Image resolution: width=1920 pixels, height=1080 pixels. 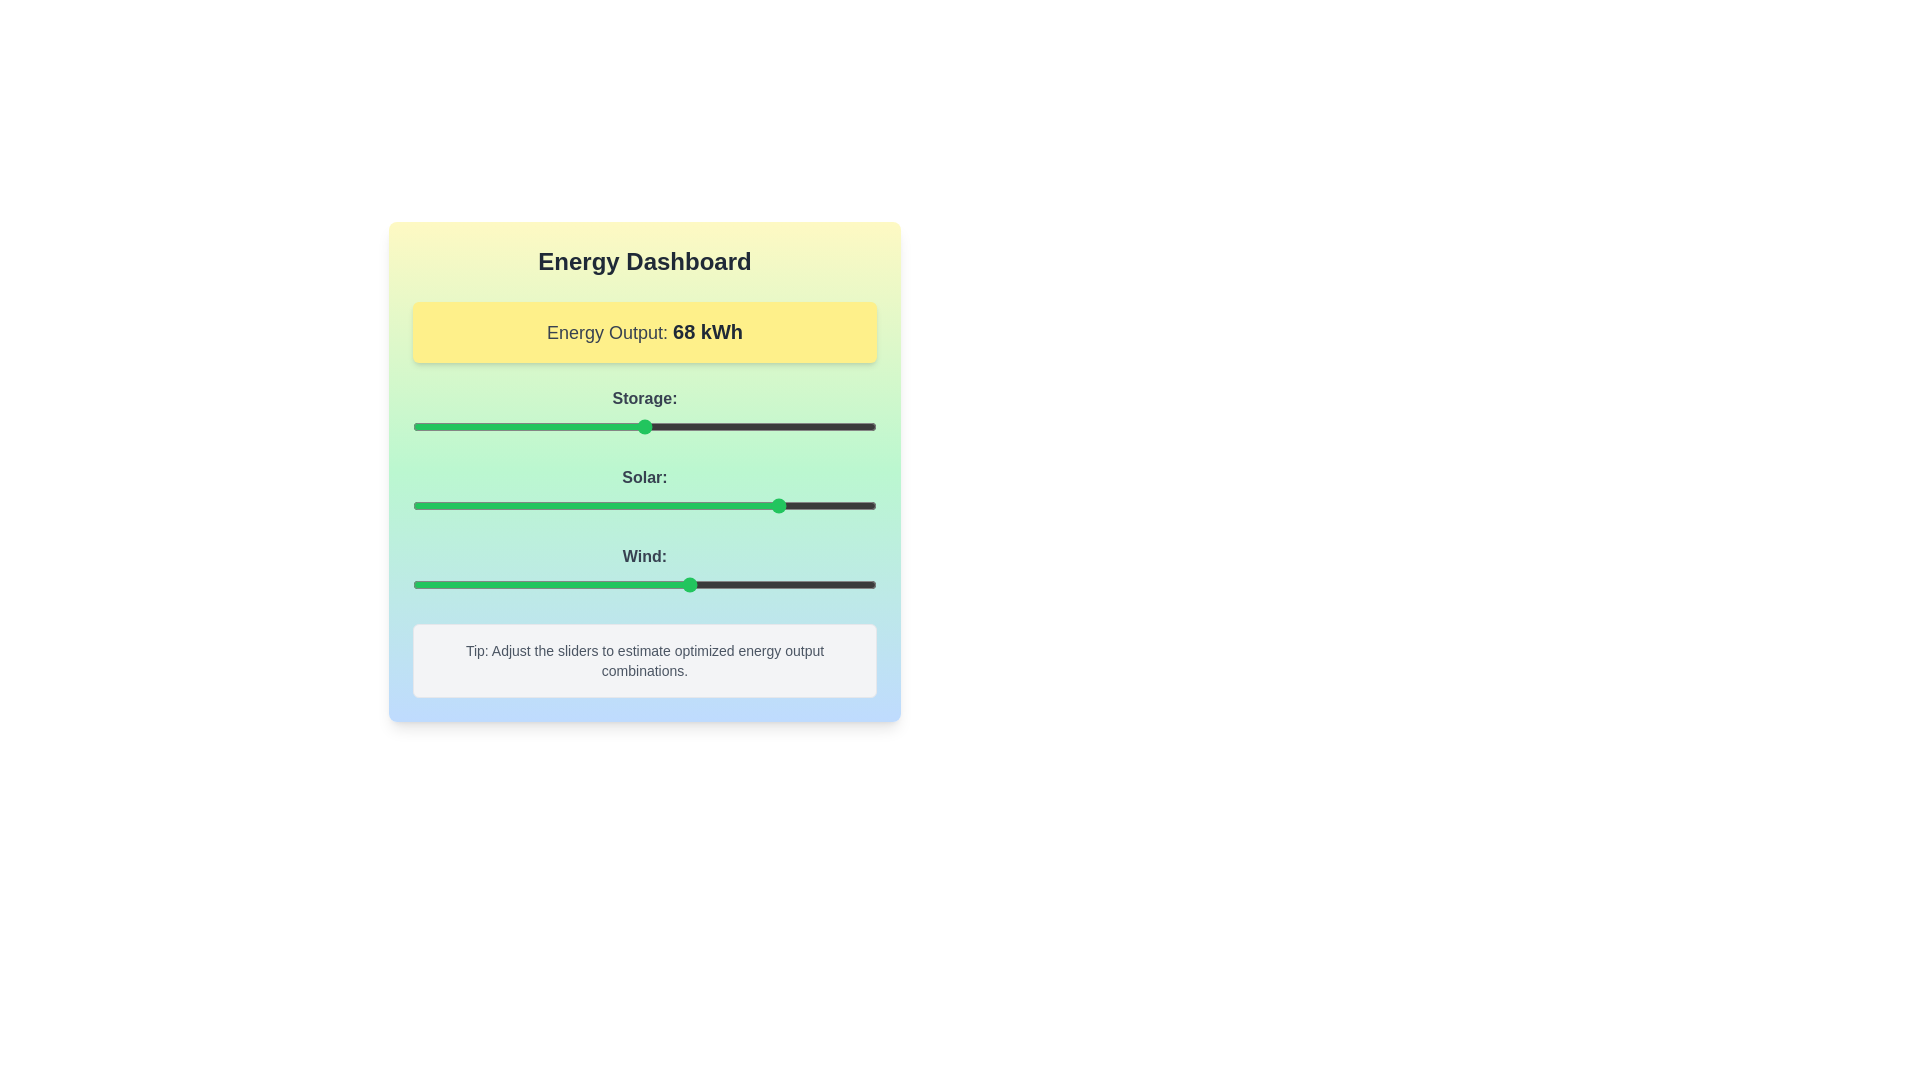 I want to click on the 'Storage' slider to 94, so click(x=849, y=426).